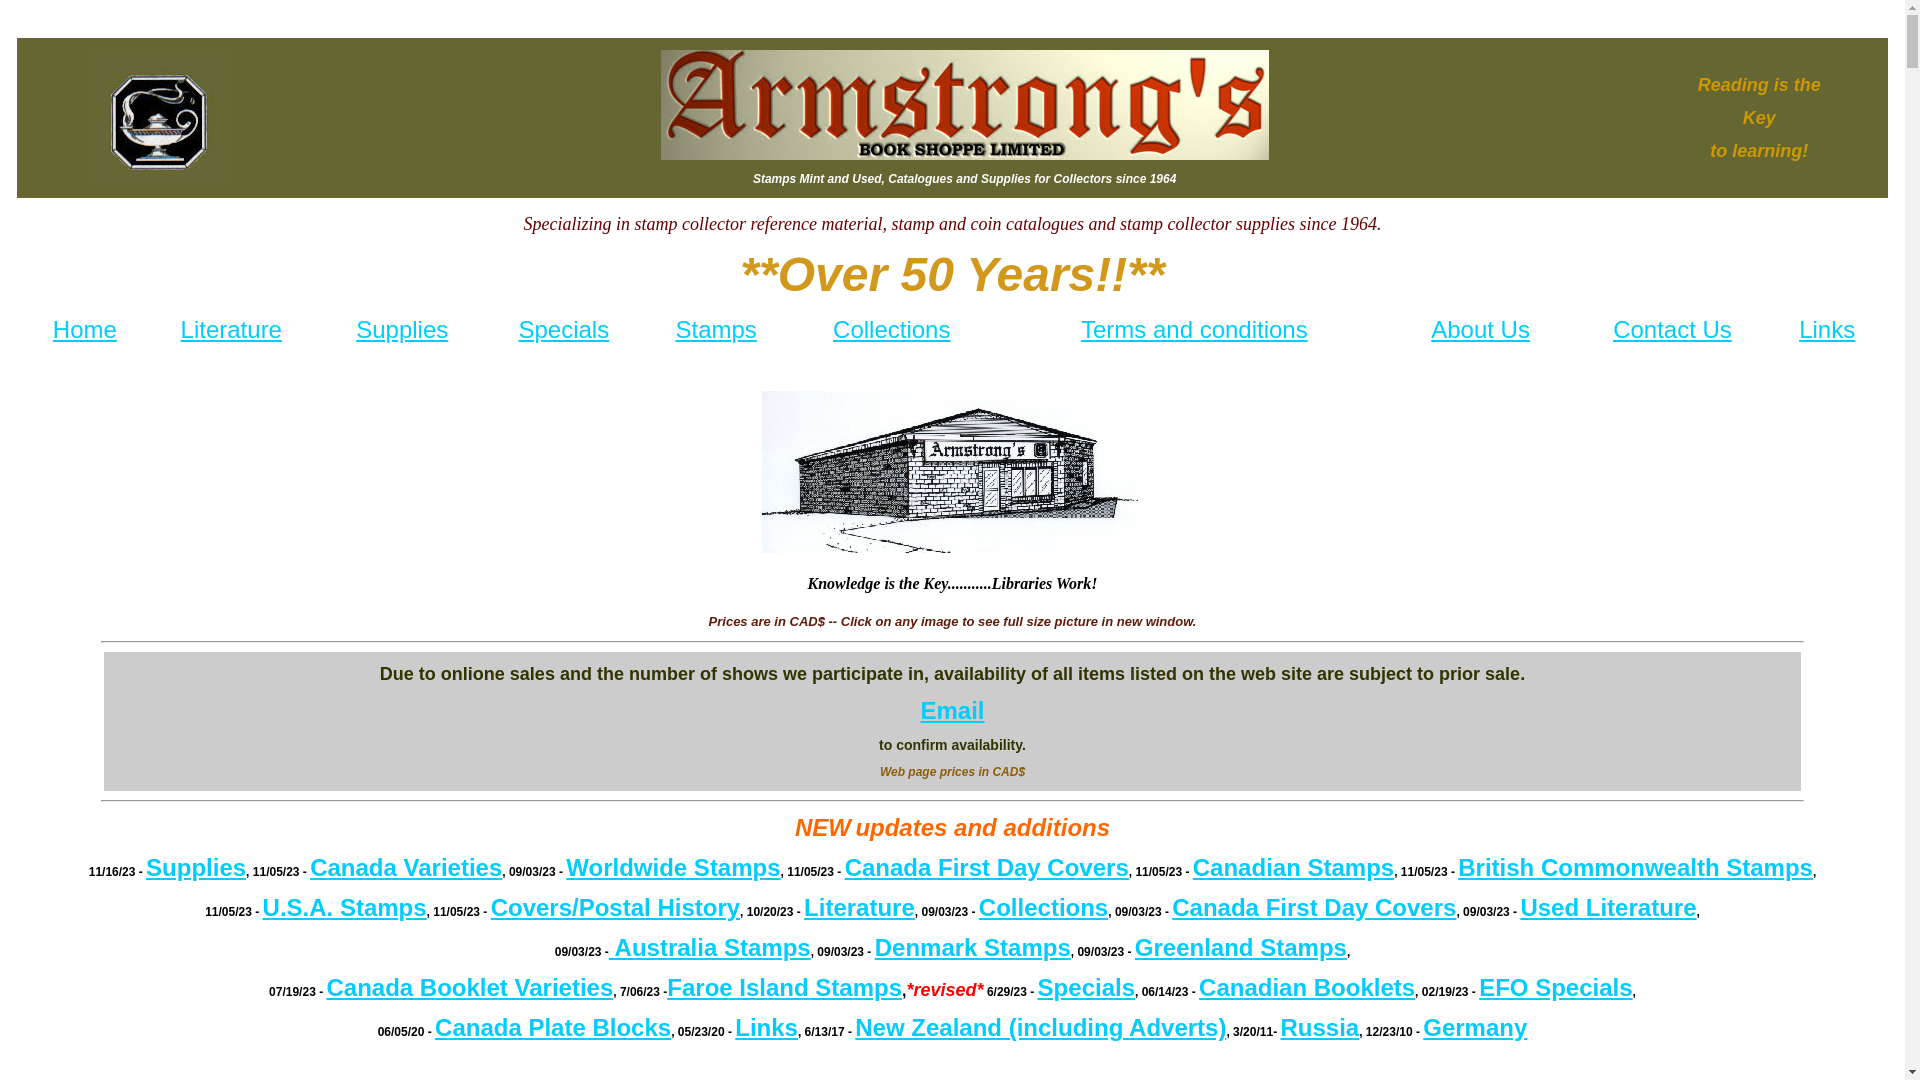  What do you see at coordinates (1612, 328) in the screenshot?
I see `'Contact Us'` at bounding box center [1612, 328].